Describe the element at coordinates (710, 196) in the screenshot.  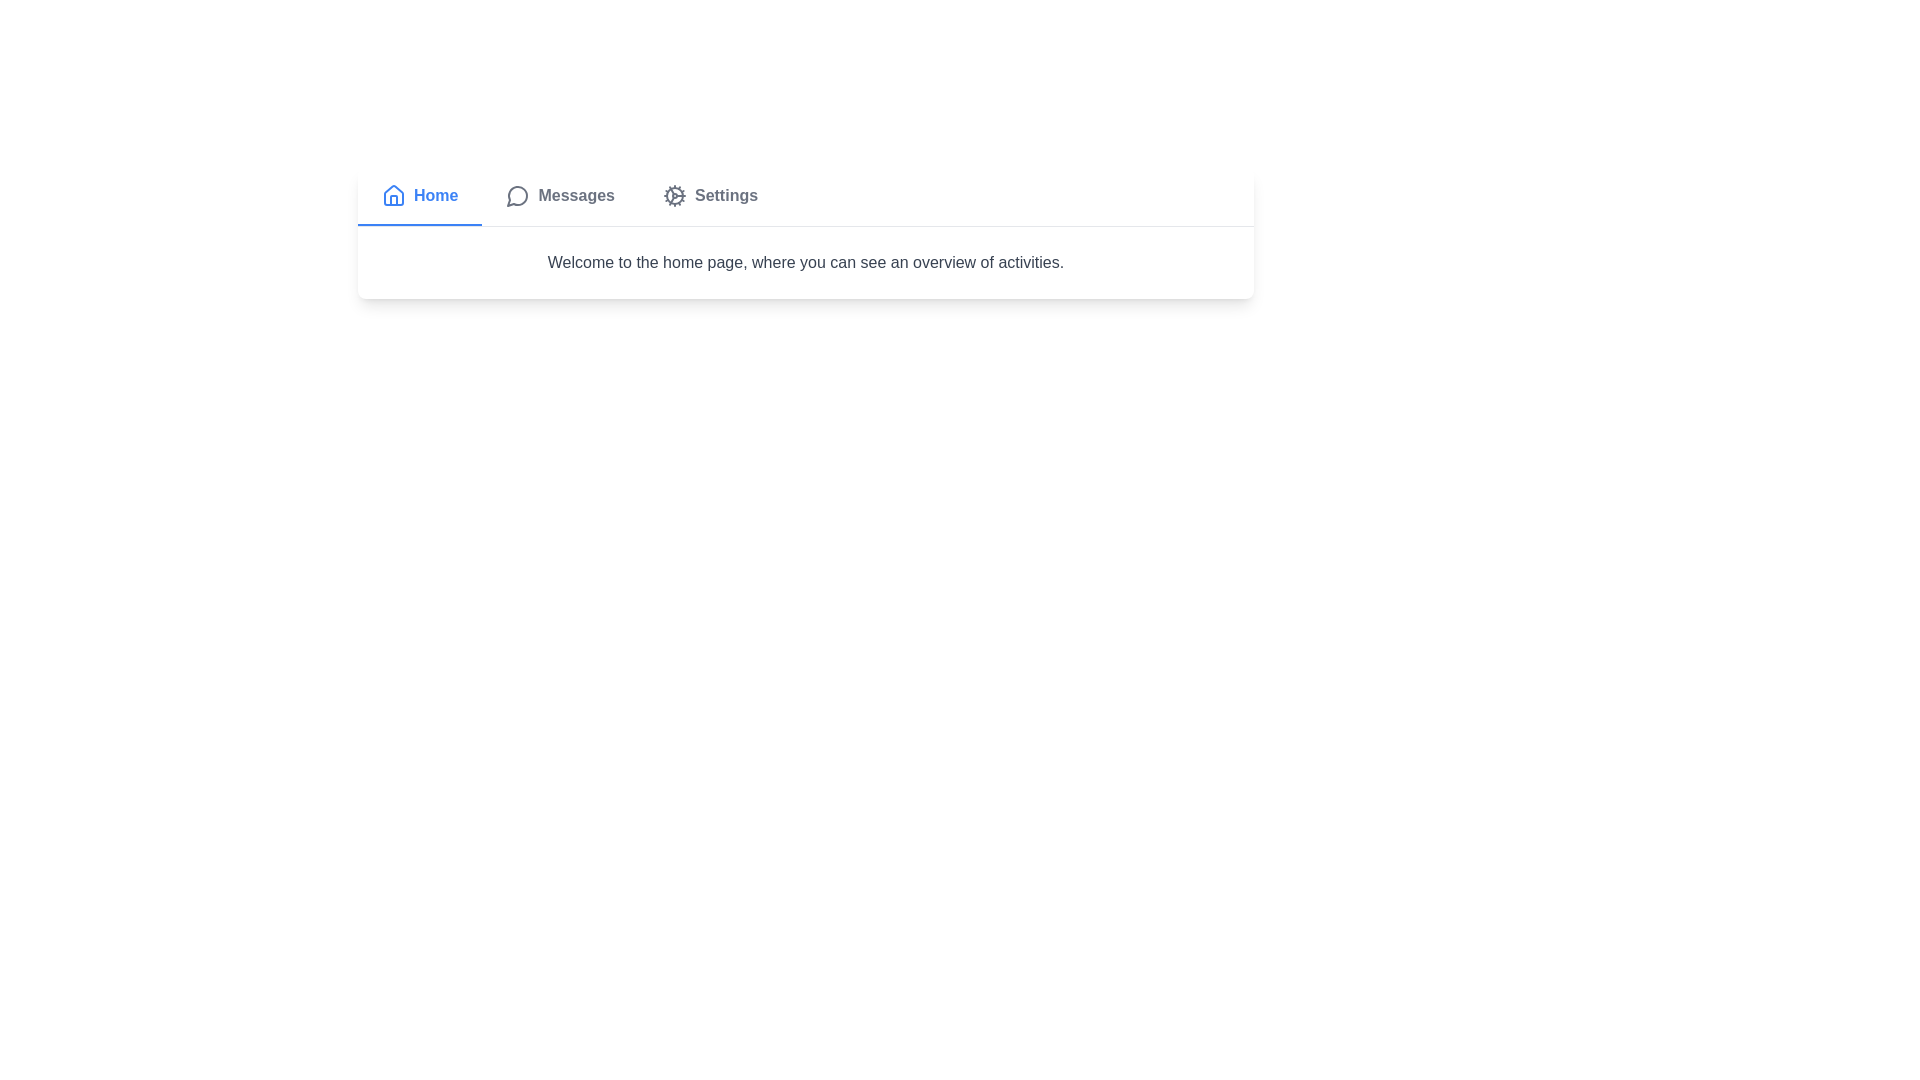
I see `the Settings tab by clicking on its label` at that location.